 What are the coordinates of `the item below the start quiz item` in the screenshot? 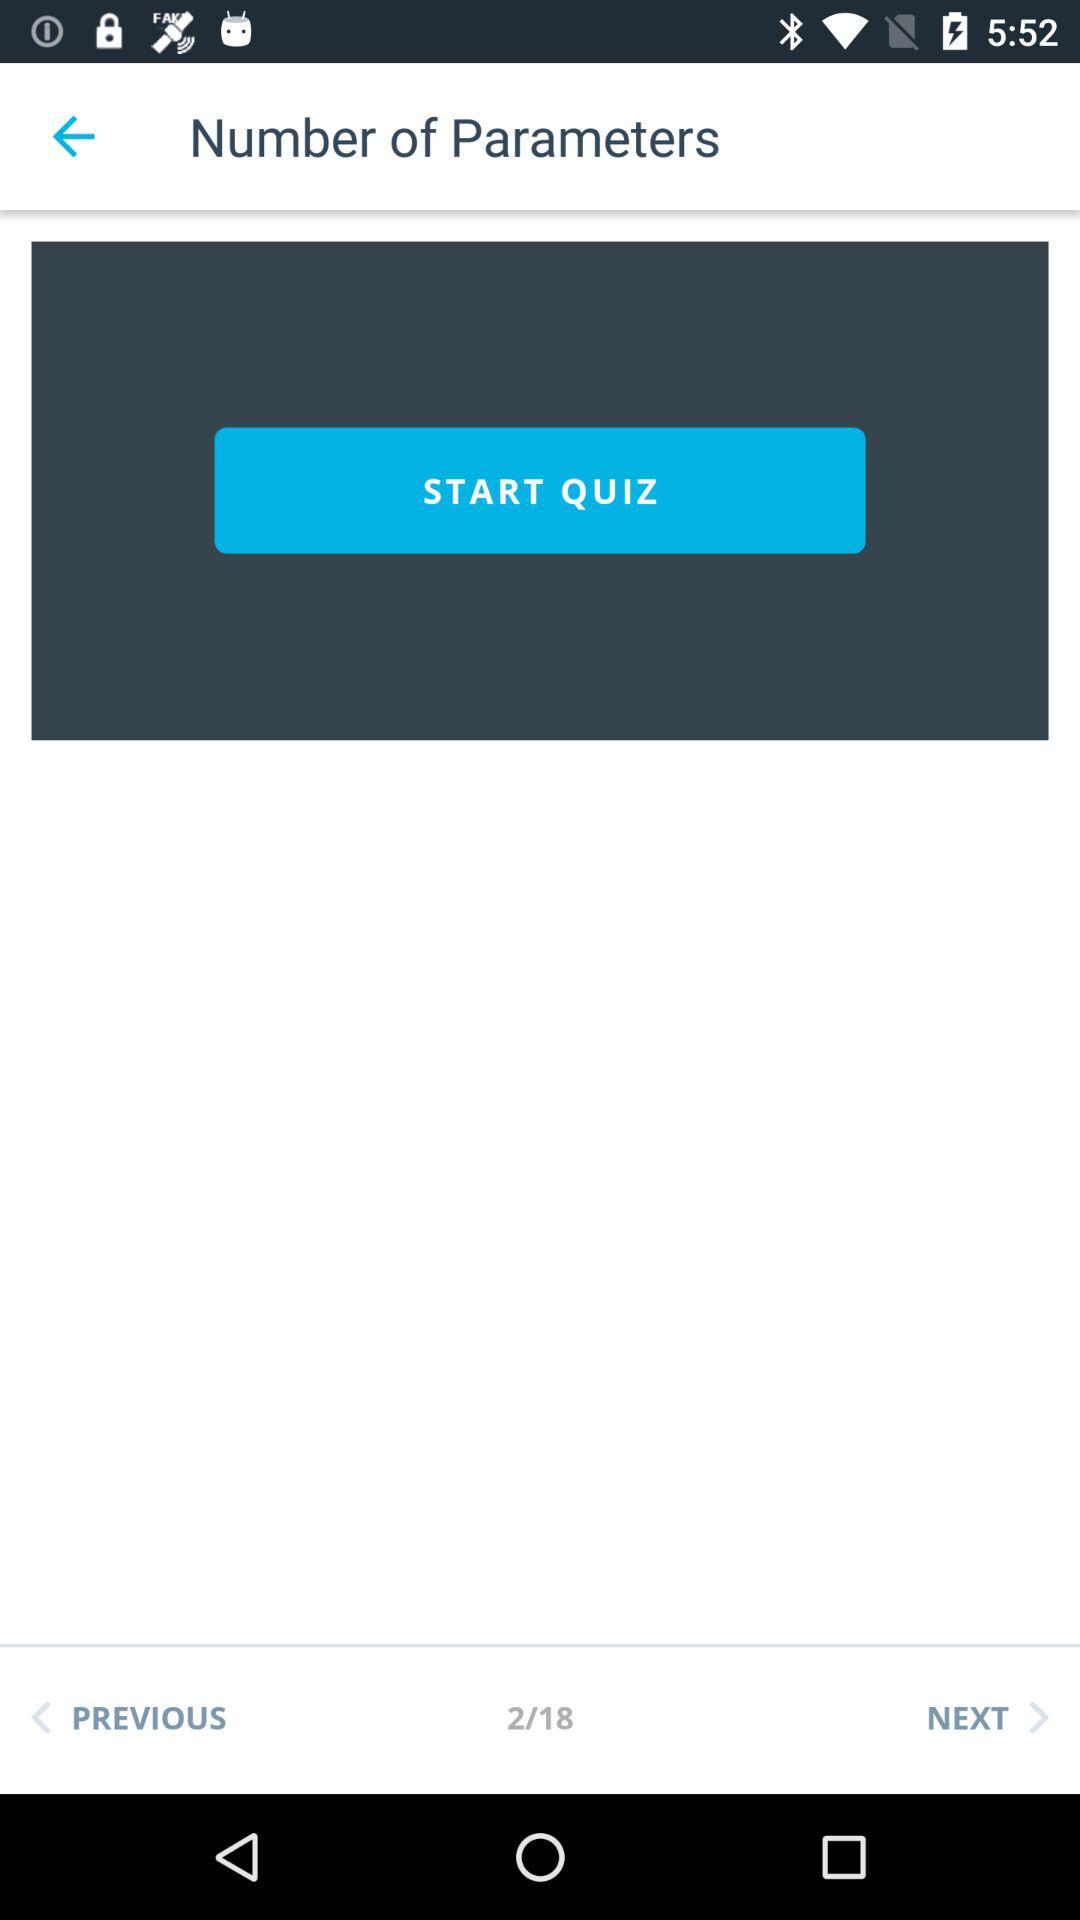 It's located at (128, 1716).